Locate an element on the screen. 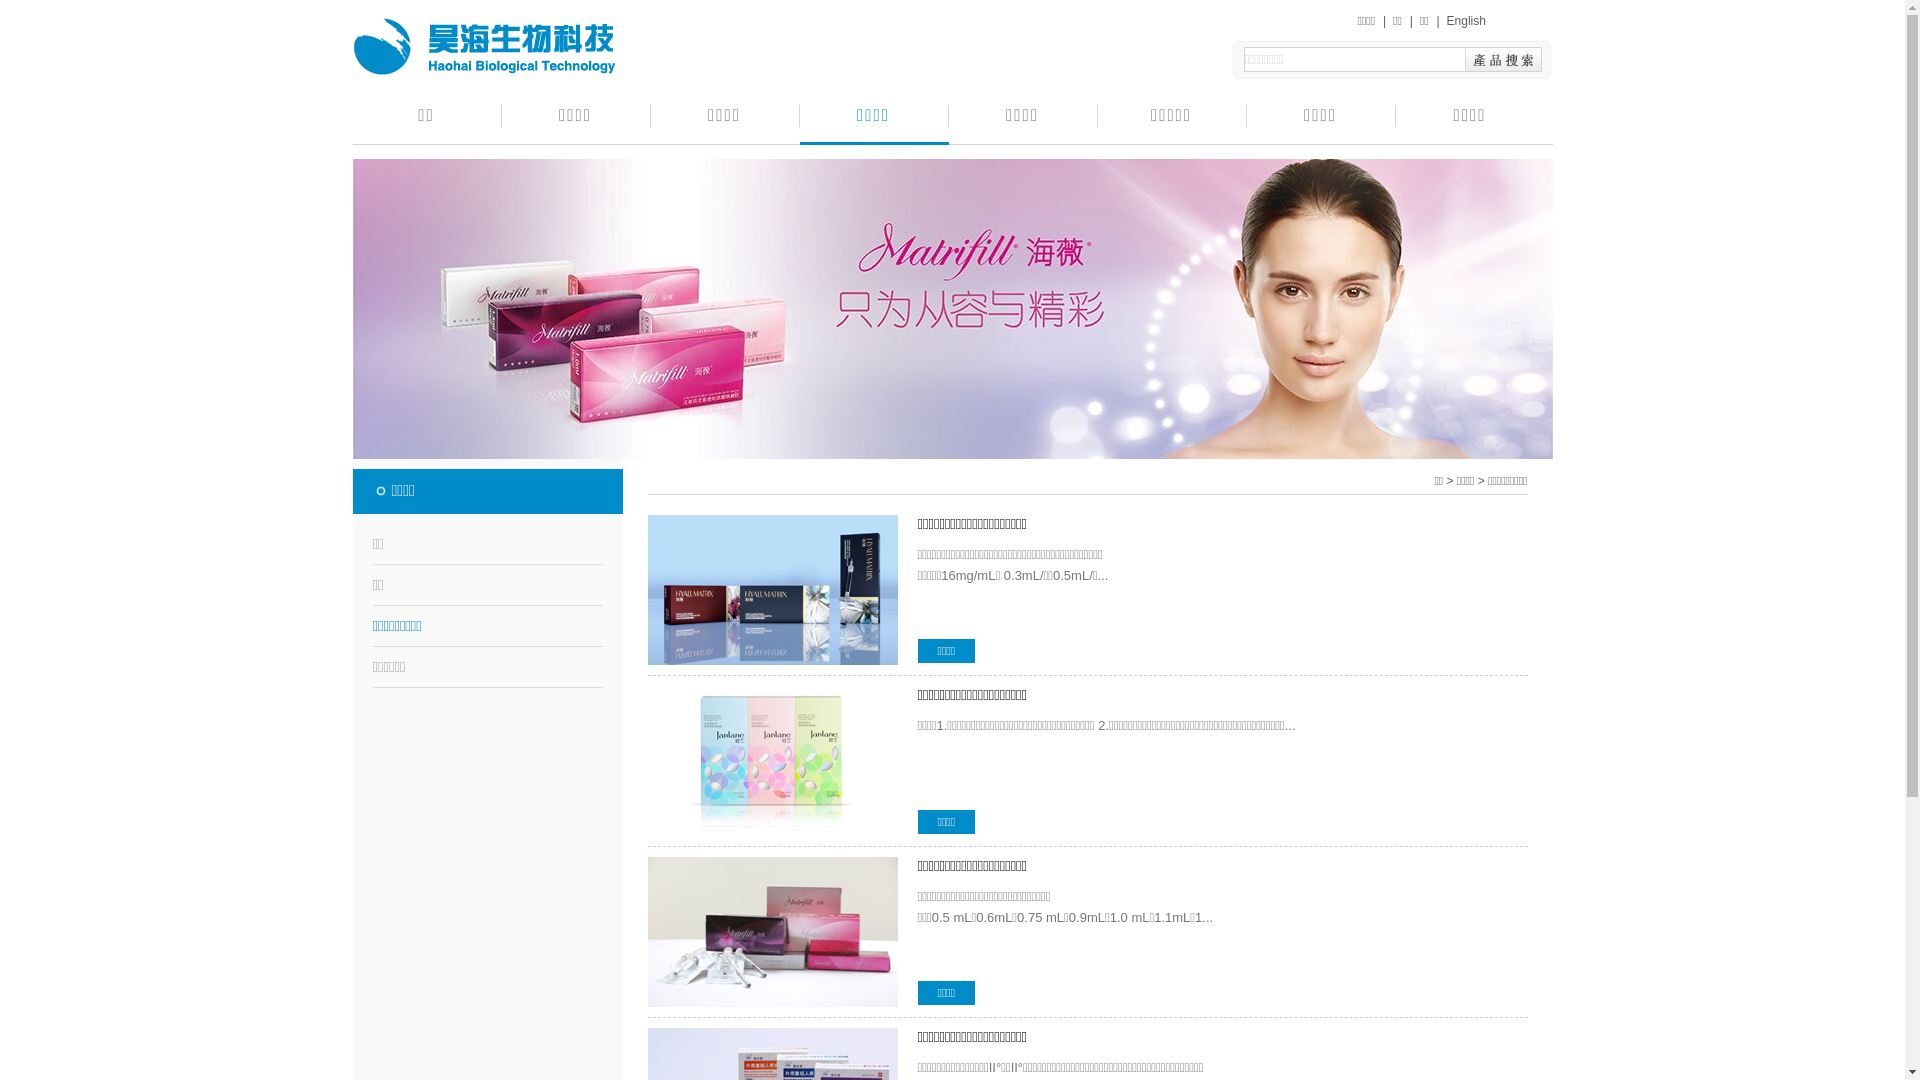  'English' is located at coordinates (1466, 20).